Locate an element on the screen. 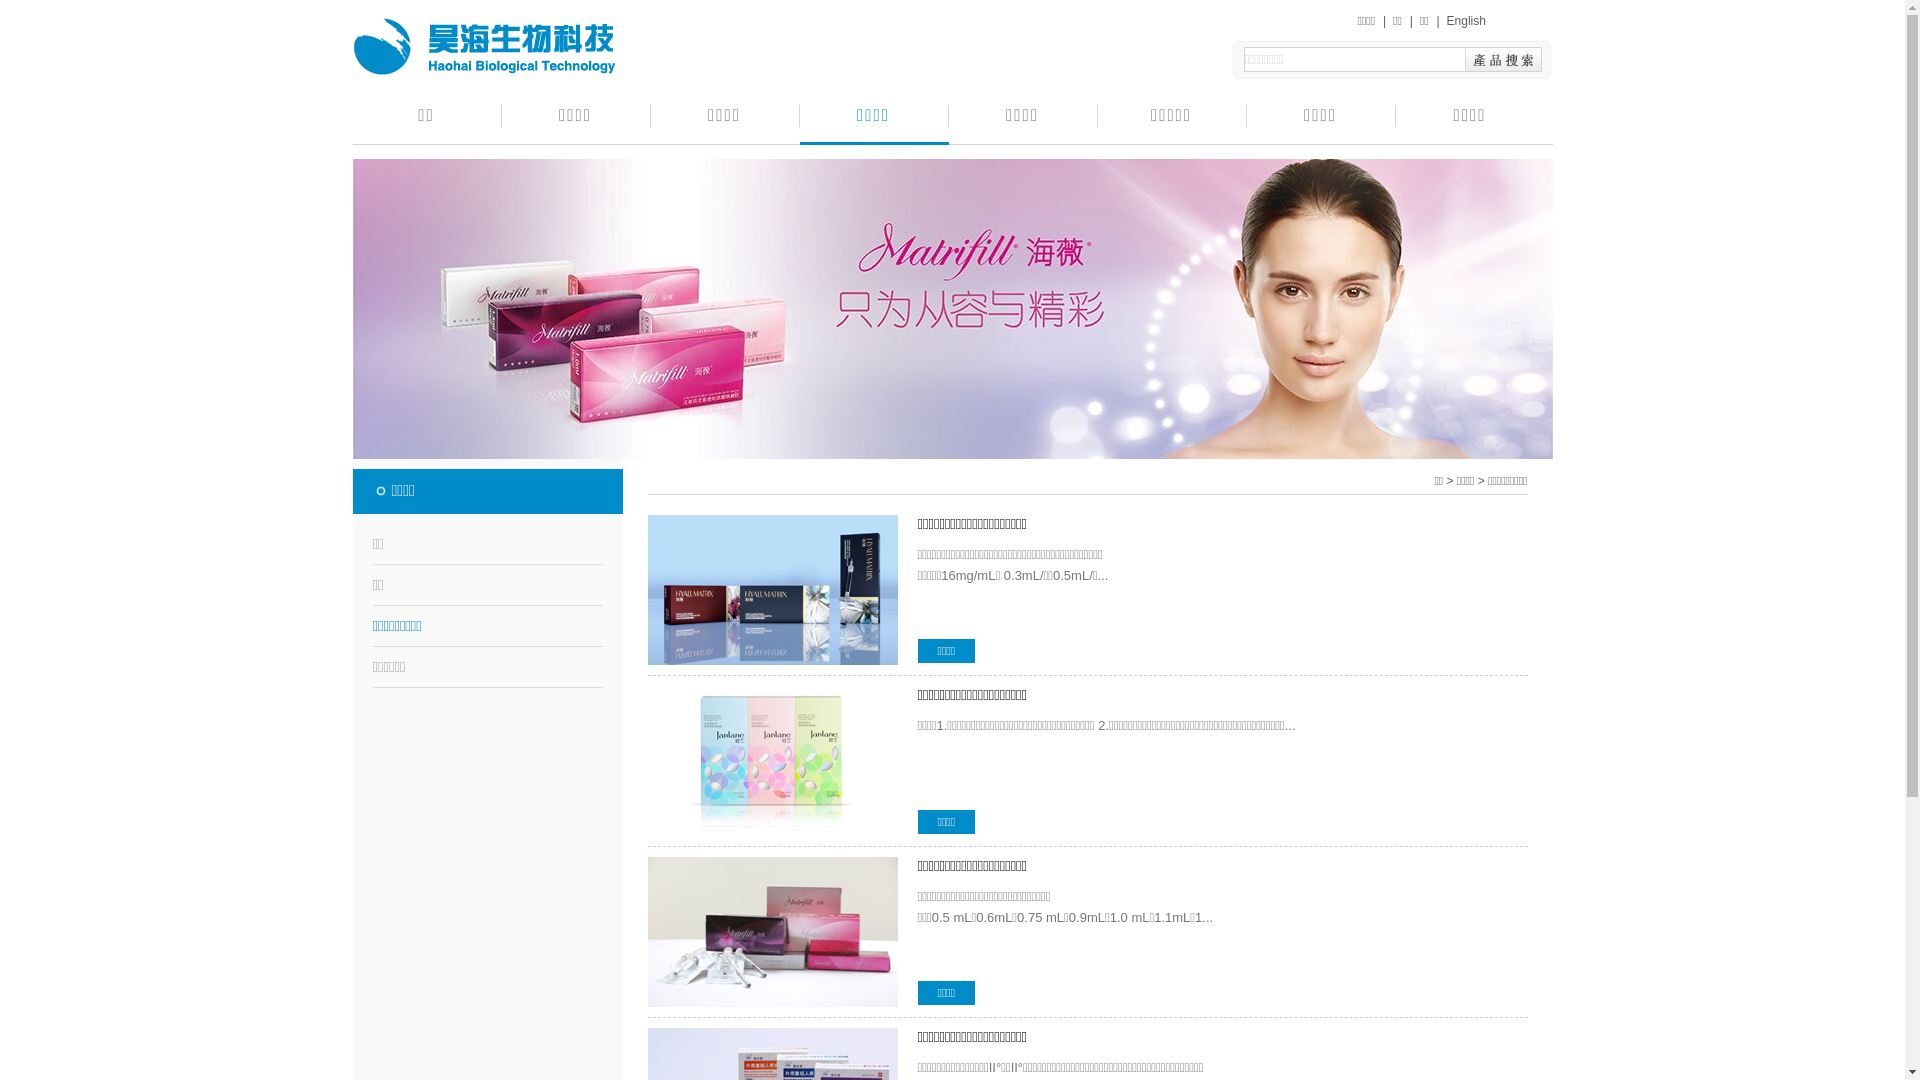  'English' is located at coordinates (1466, 20).